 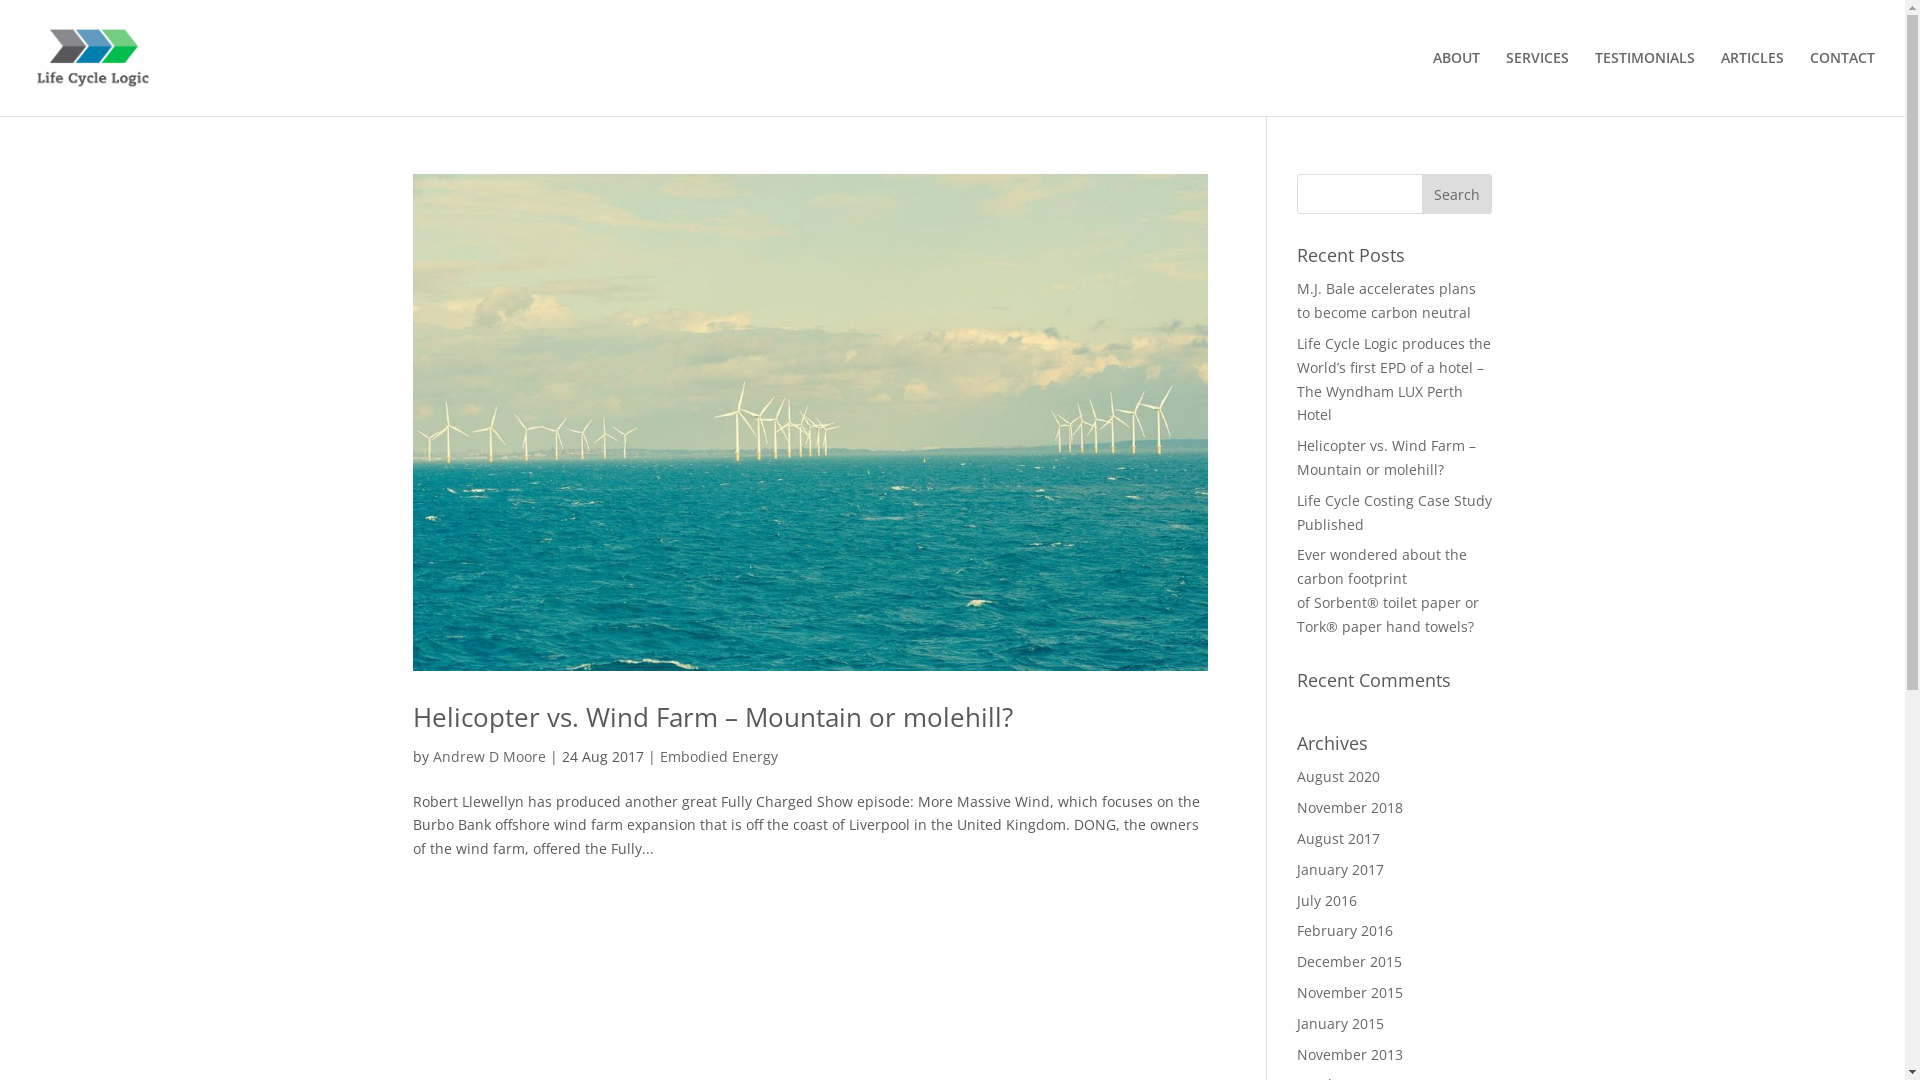 I want to click on 'January 2017', so click(x=1340, y=868).